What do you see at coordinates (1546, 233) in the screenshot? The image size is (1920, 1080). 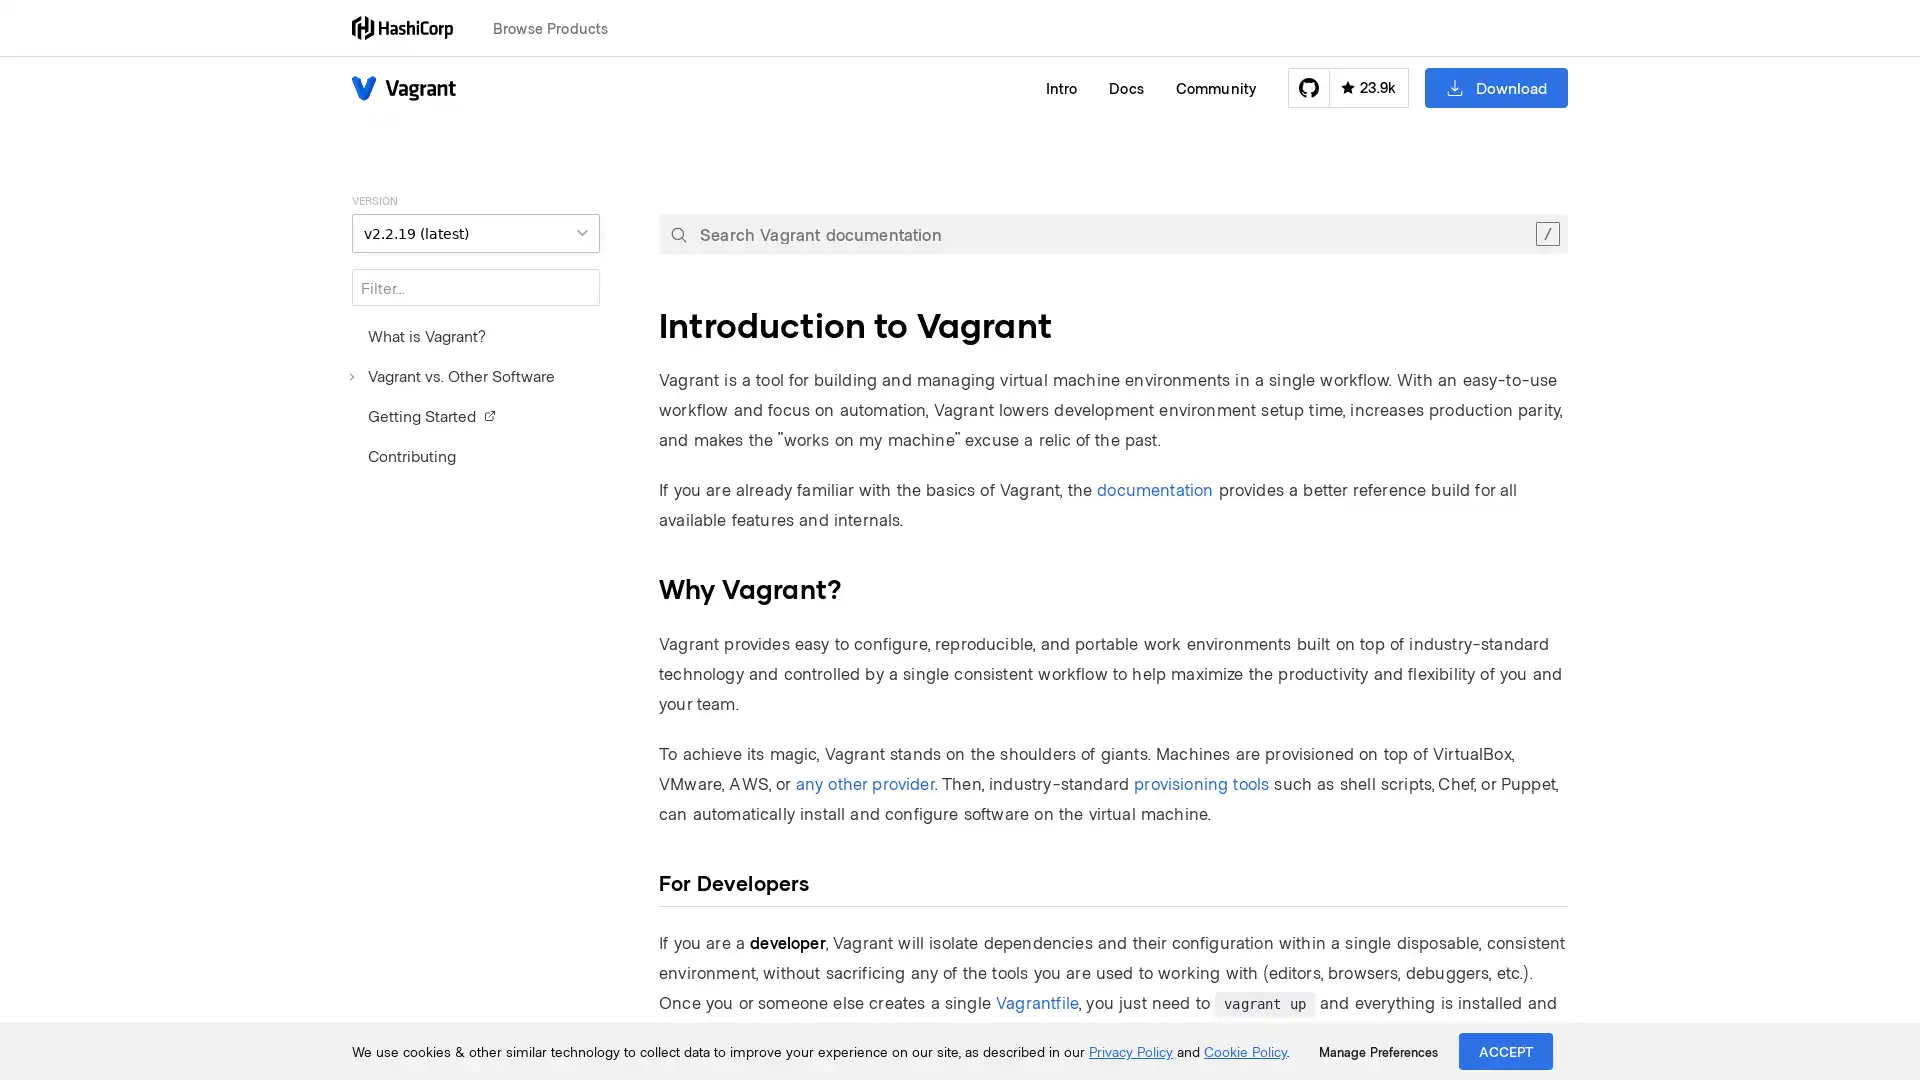 I see `Clear the search query.` at bounding box center [1546, 233].